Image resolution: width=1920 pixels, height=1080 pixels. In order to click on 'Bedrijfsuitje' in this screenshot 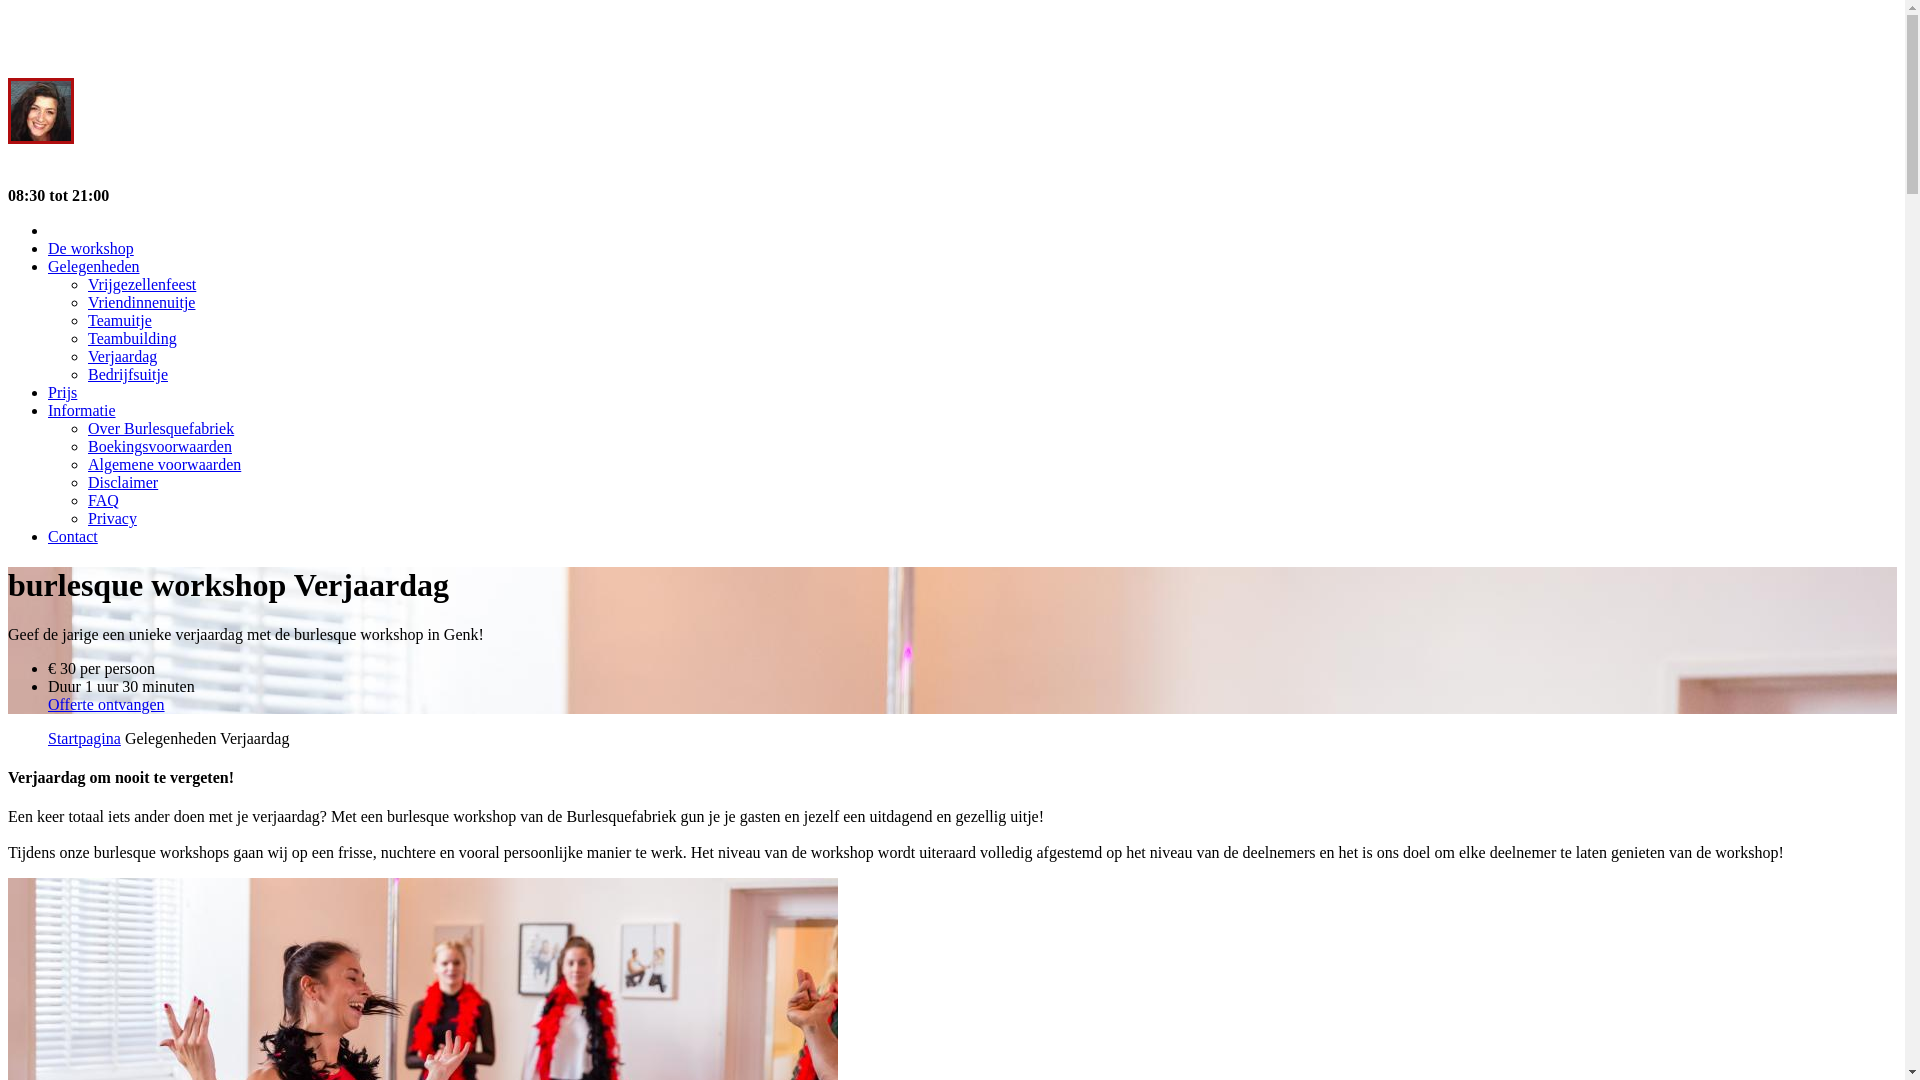, I will do `click(127, 374)`.